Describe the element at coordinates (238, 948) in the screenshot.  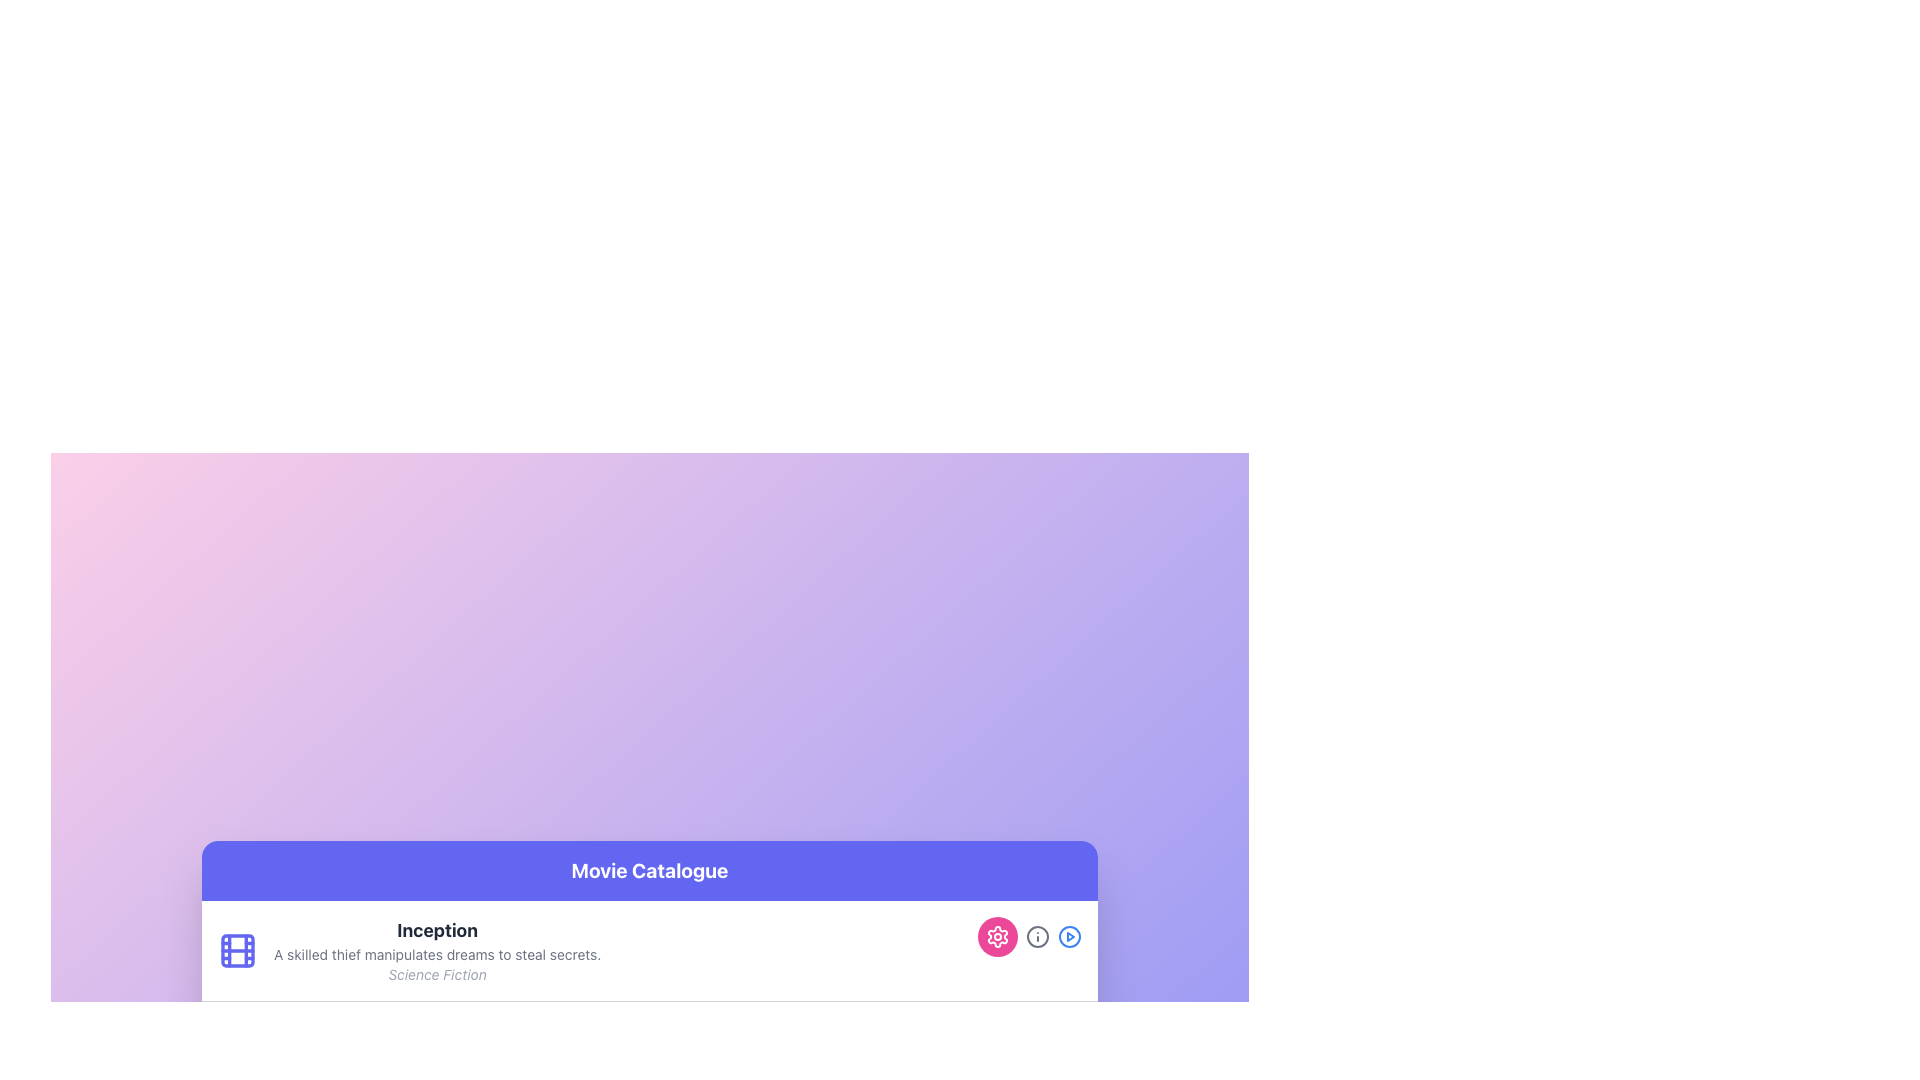
I see `the decorative graphic component that is part of the film reel icon located at the top-left corner of the movie description card for 'Inception'` at that location.